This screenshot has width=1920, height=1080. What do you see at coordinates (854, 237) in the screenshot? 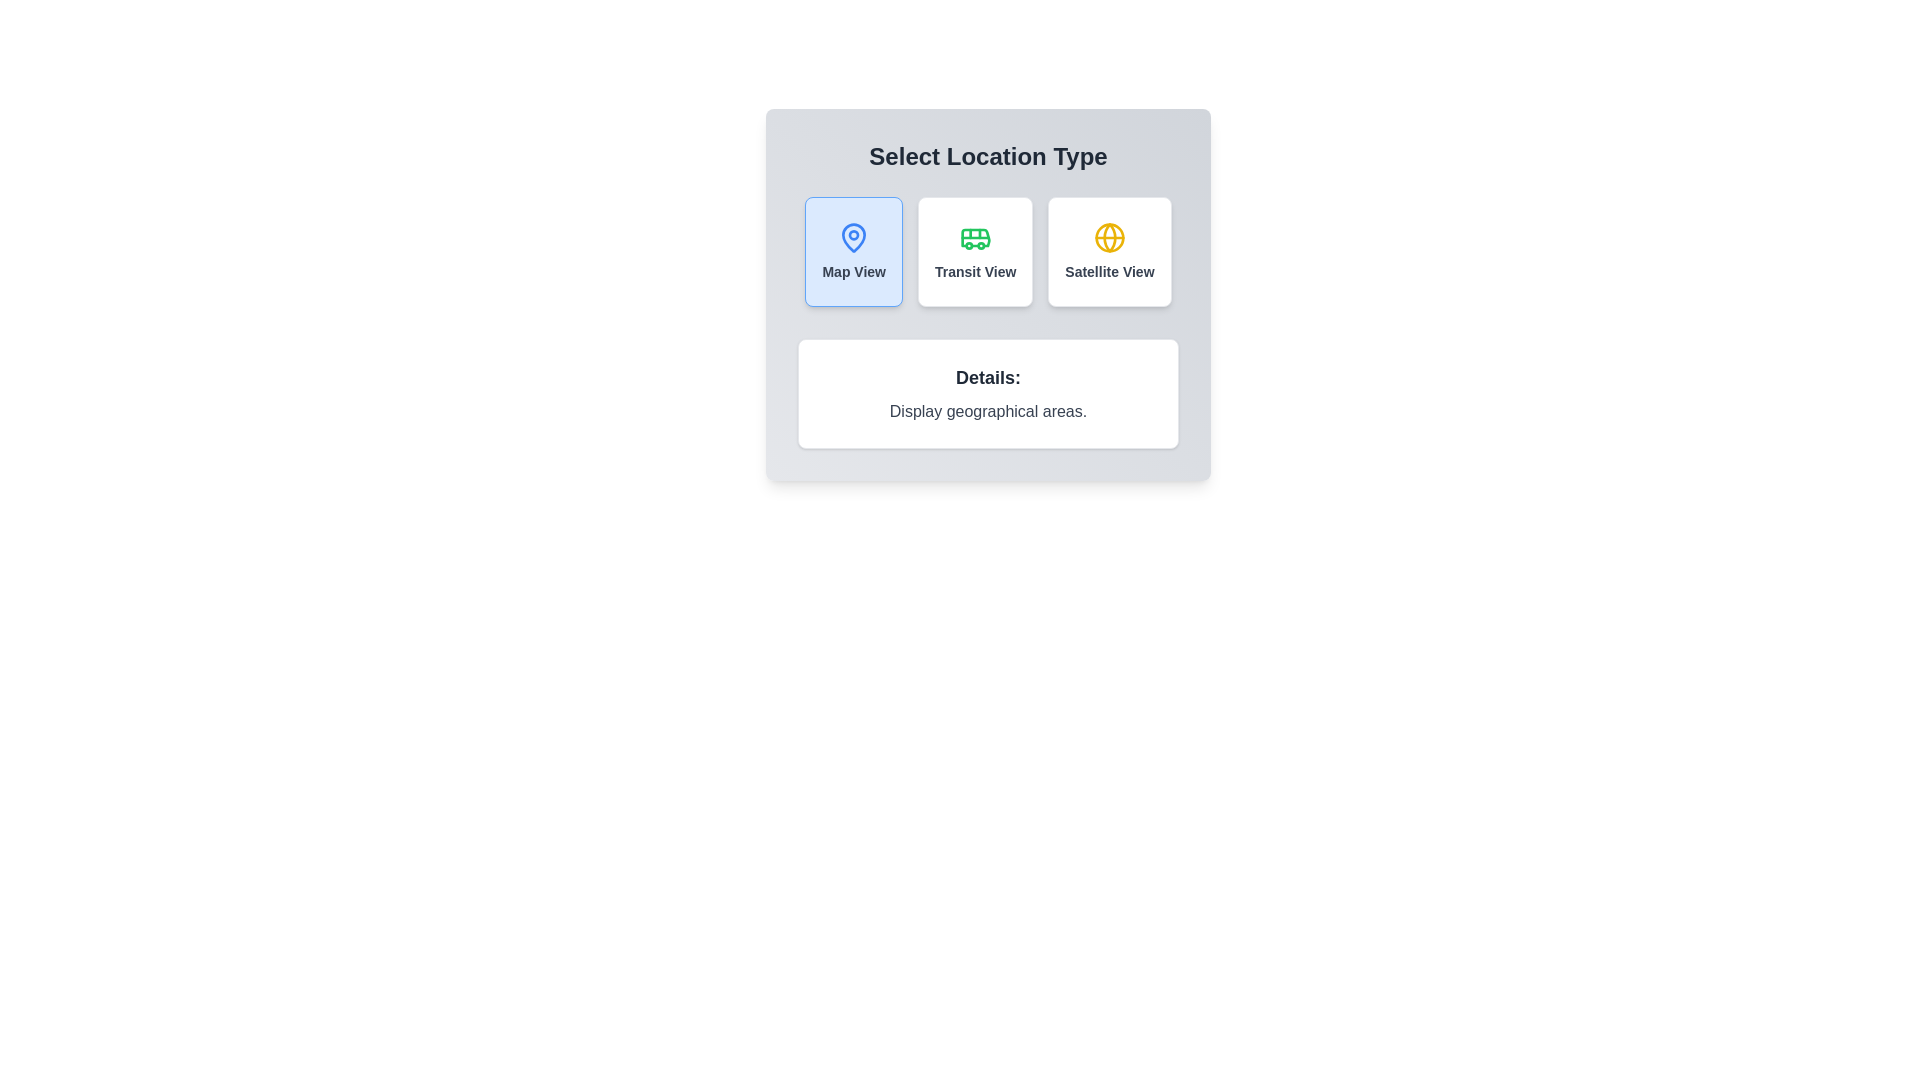
I see `the blue location pin icon with rounded edges located at the top center of the 'Map View' region` at bounding box center [854, 237].